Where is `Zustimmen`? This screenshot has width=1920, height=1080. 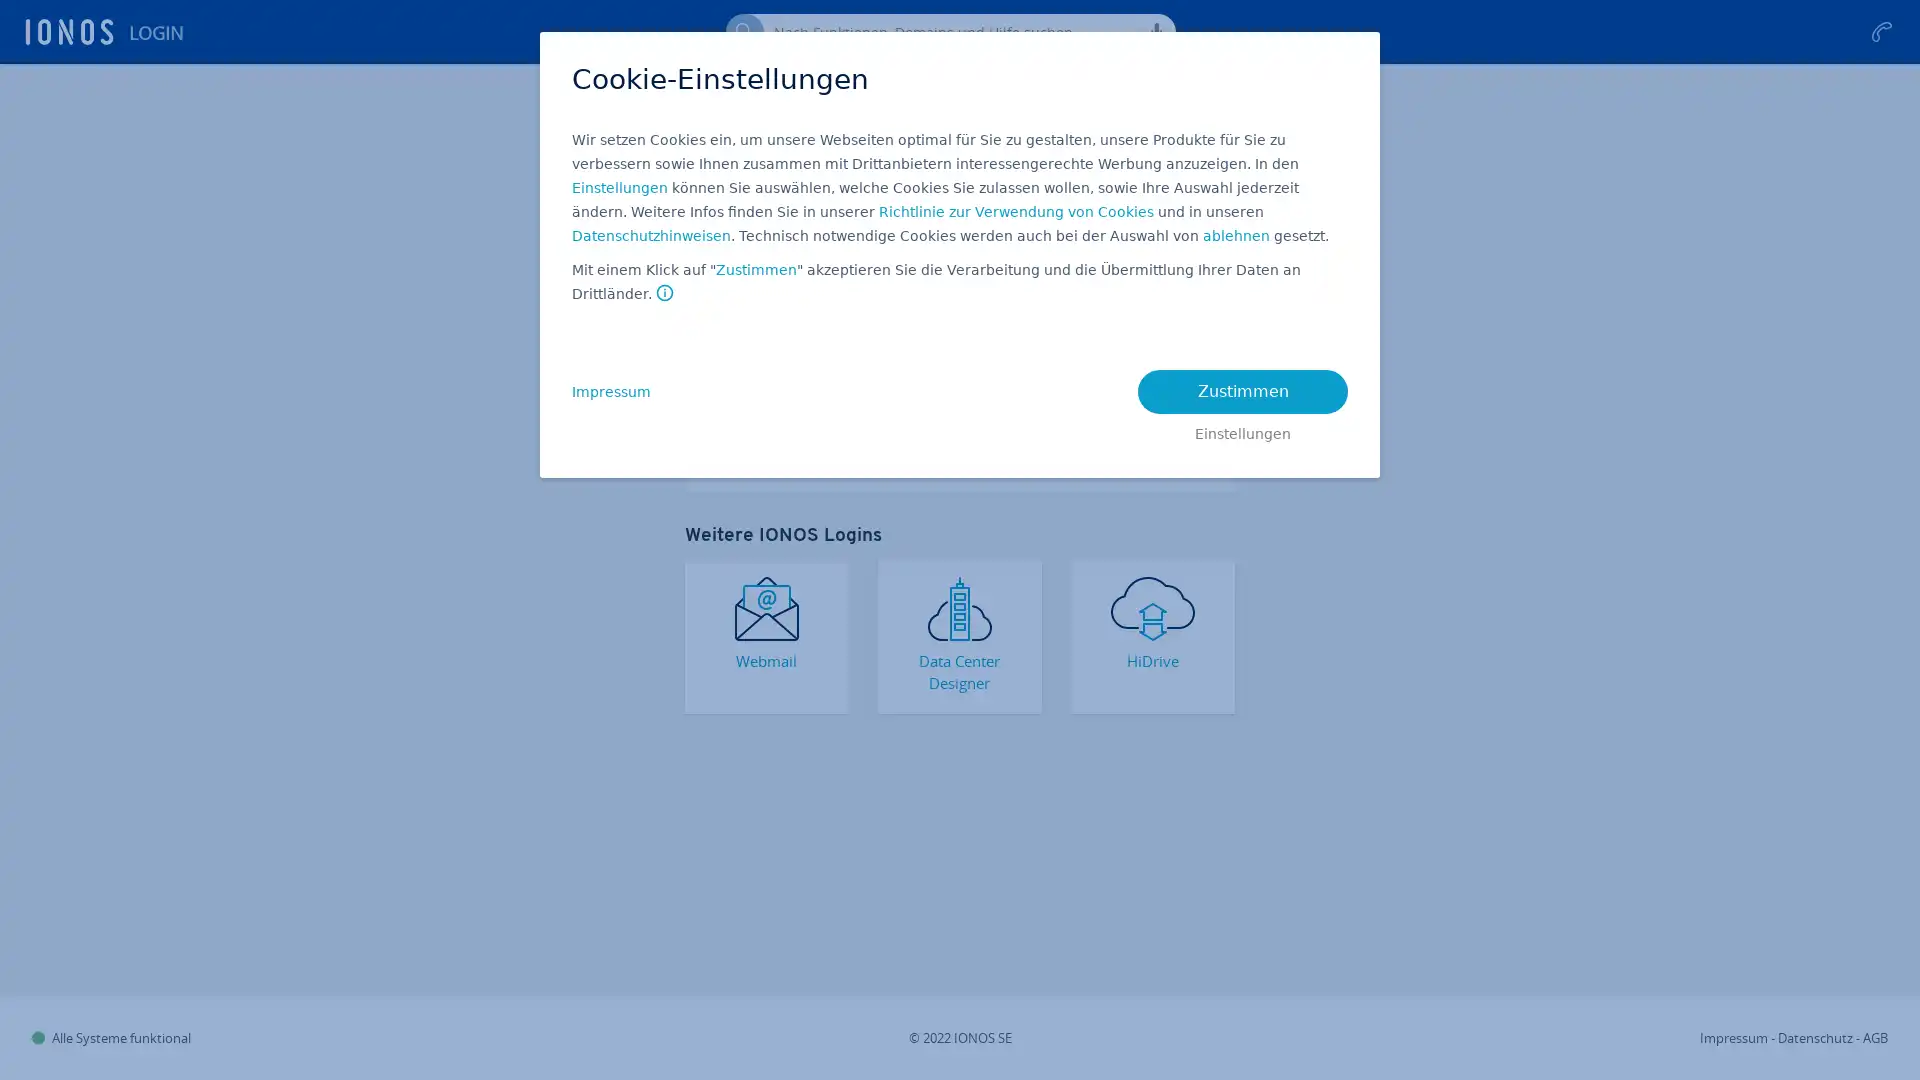 Zustimmen is located at coordinates (755, 270).